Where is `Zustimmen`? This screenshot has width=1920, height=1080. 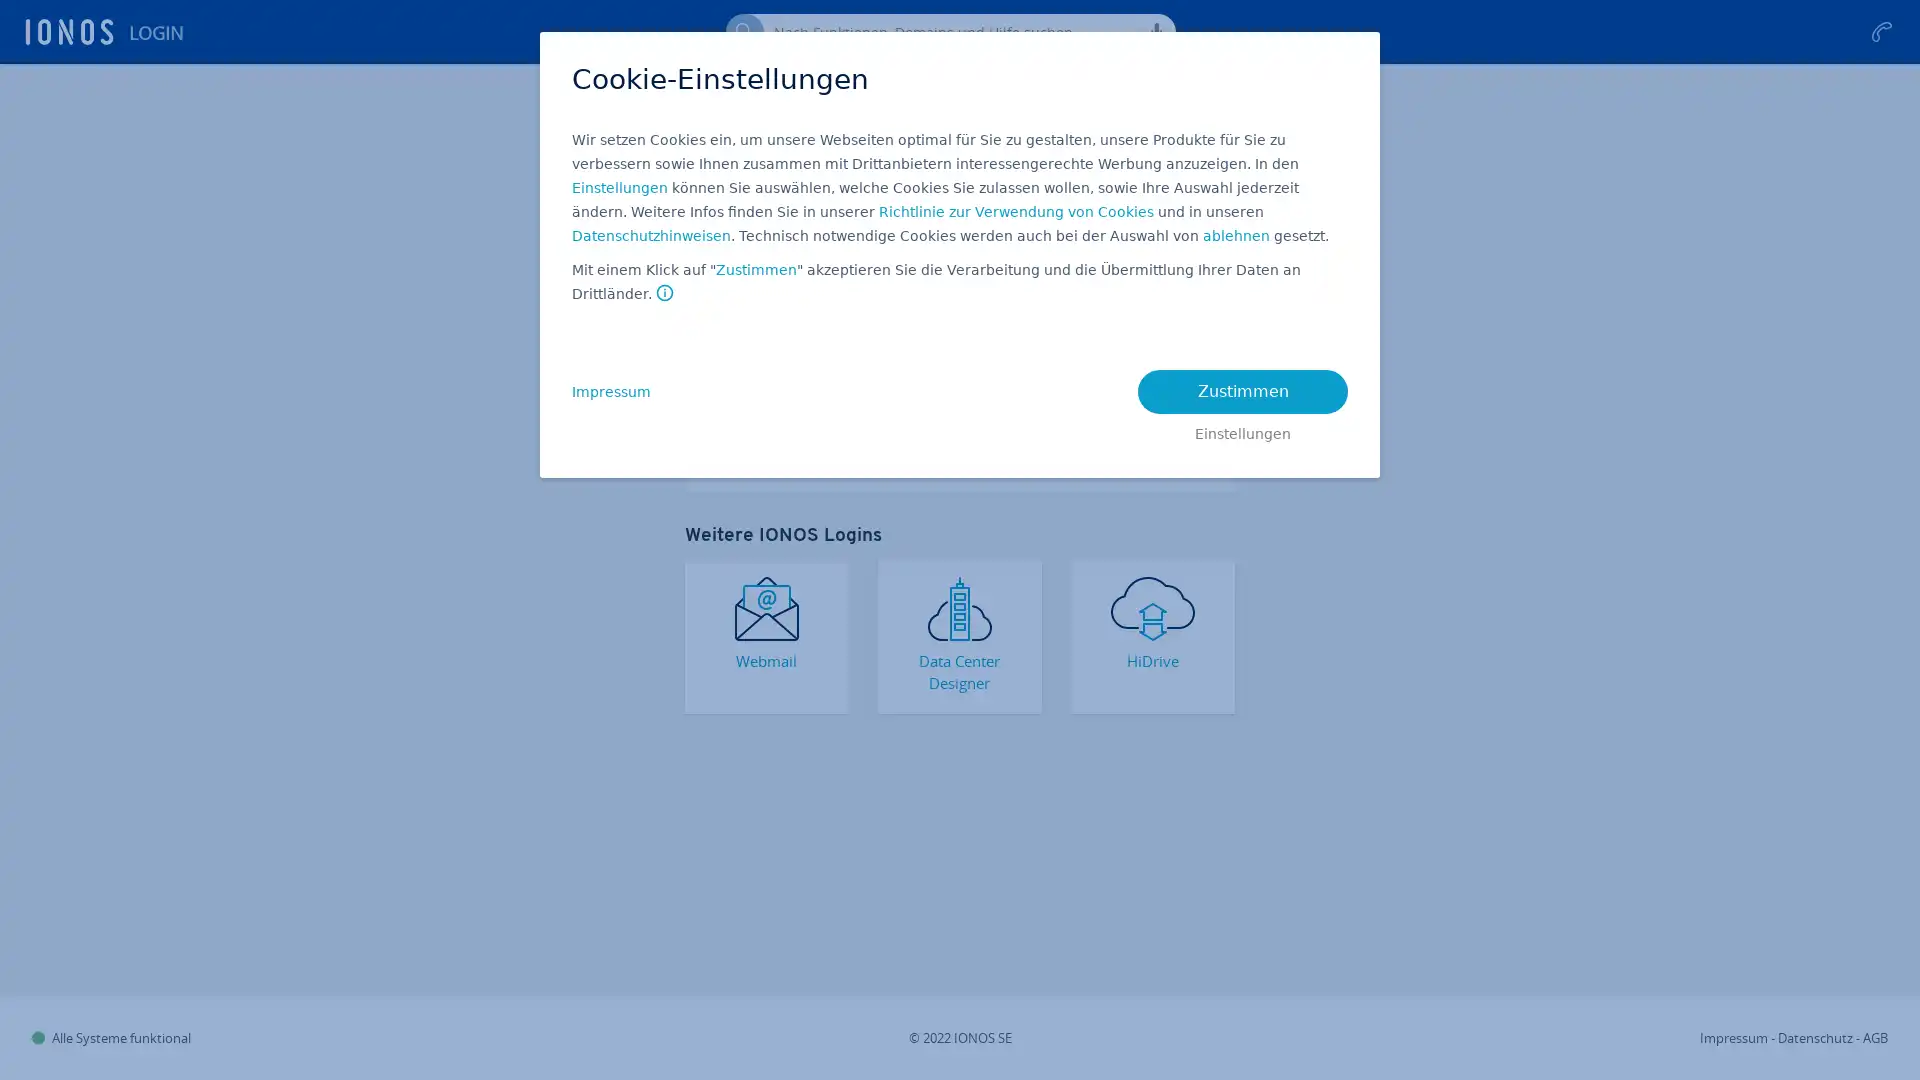 Zustimmen is located at coordinates (755, 270).